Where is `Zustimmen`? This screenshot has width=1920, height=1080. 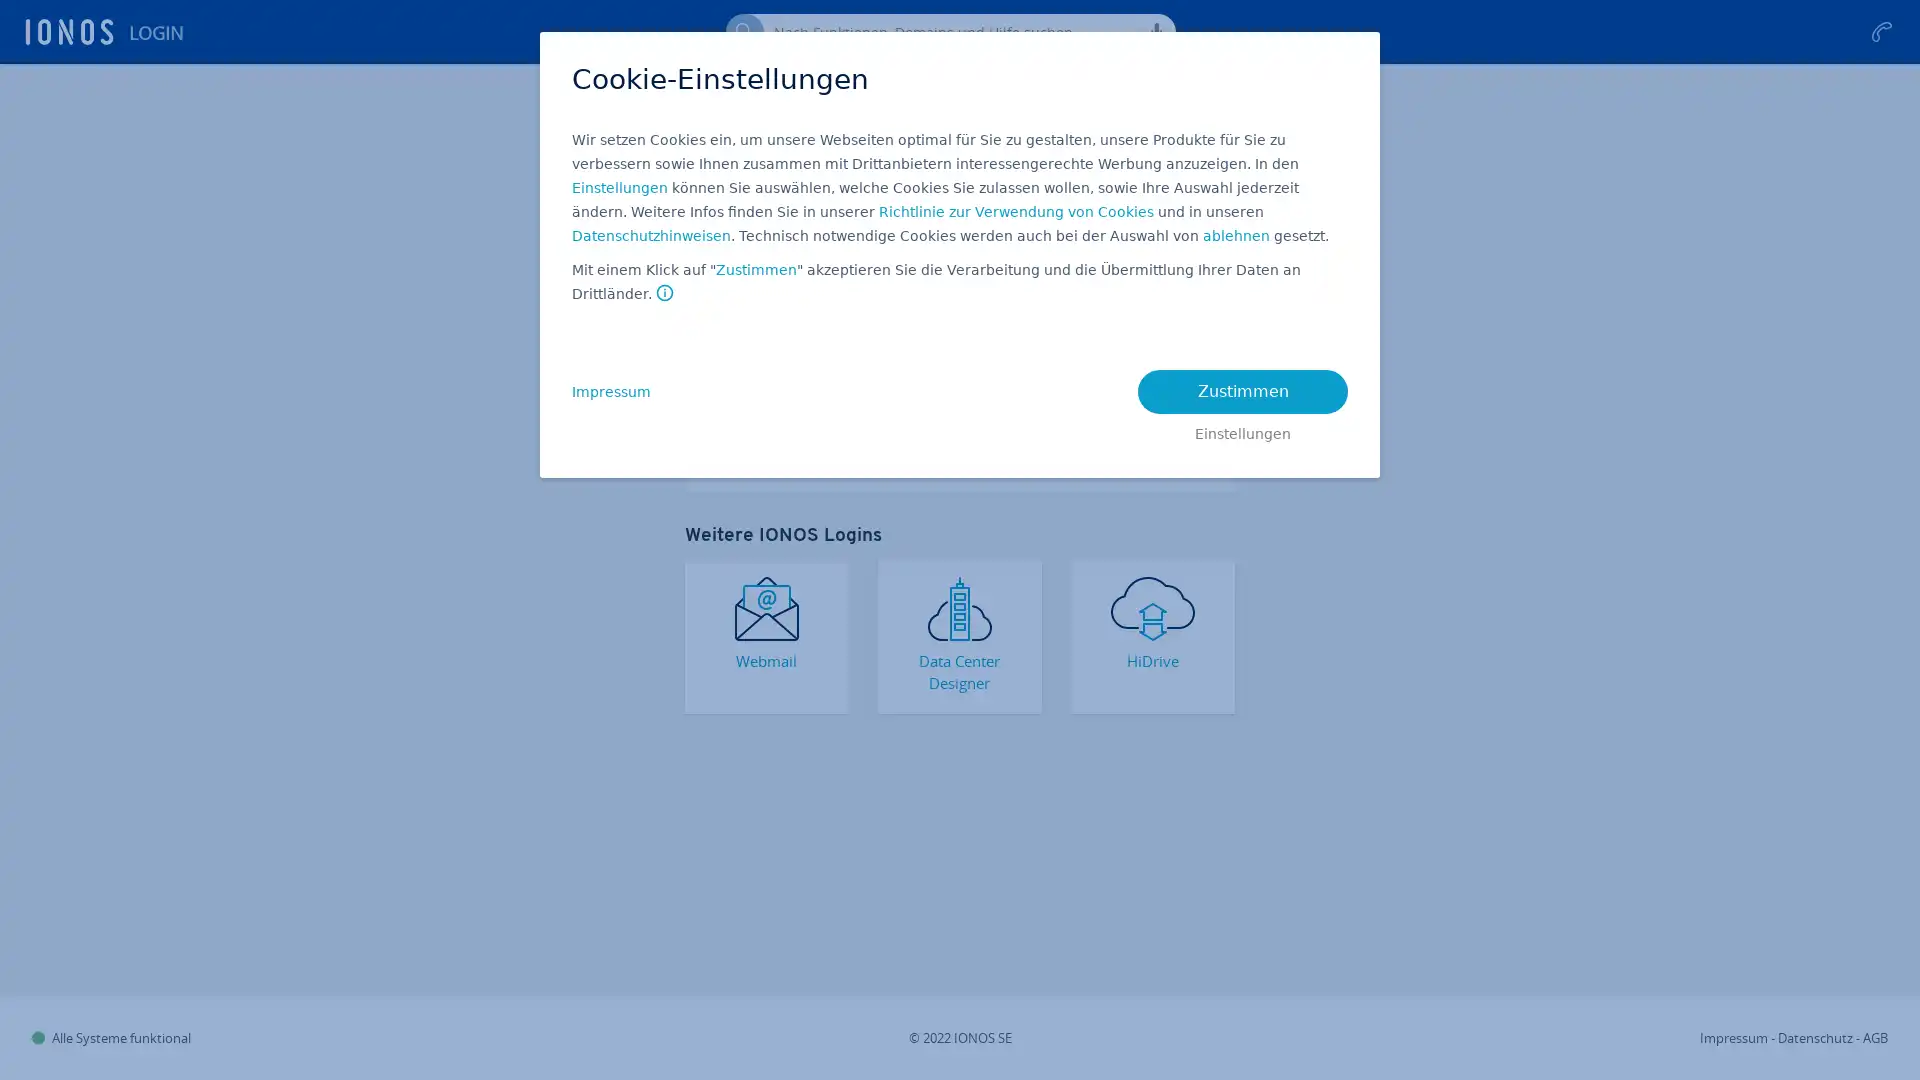 Zustimmen is located at coordinates (755, 270).